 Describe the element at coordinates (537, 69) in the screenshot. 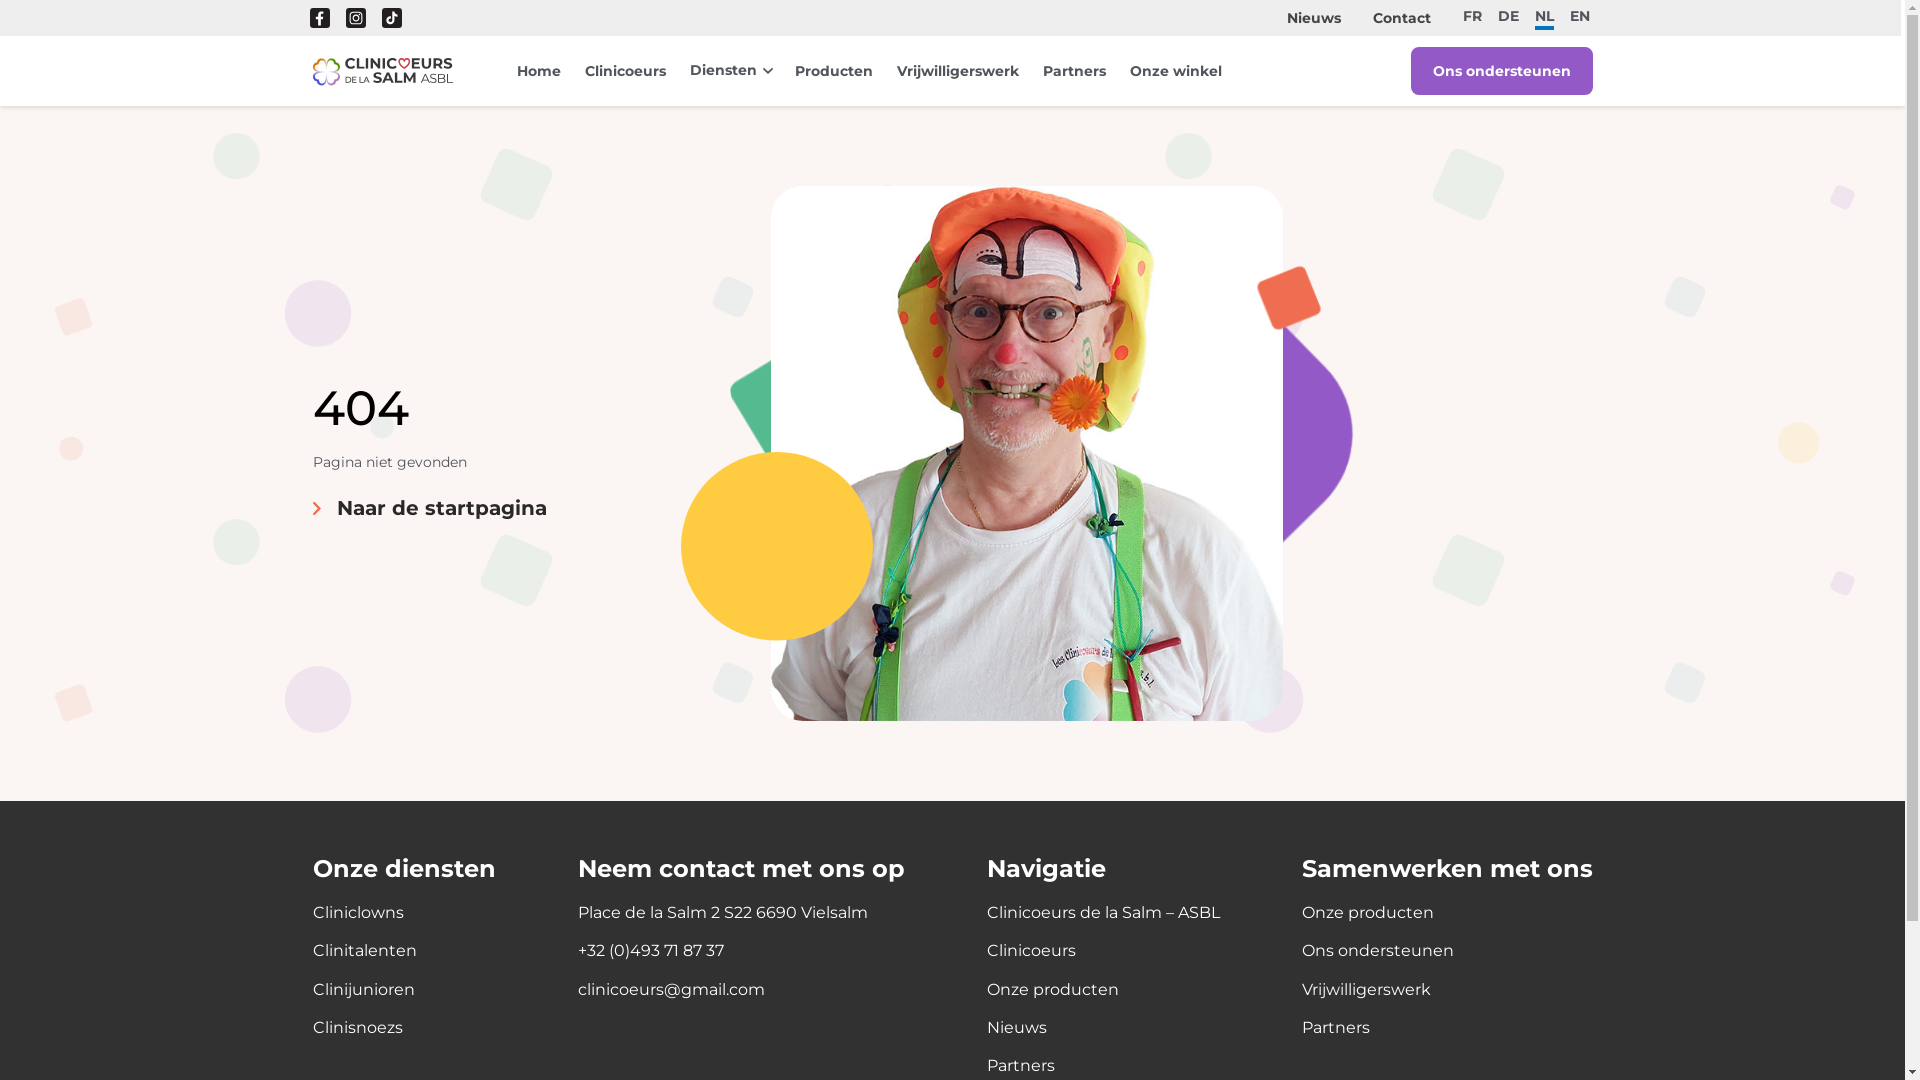

I see `'Home'` at that location.